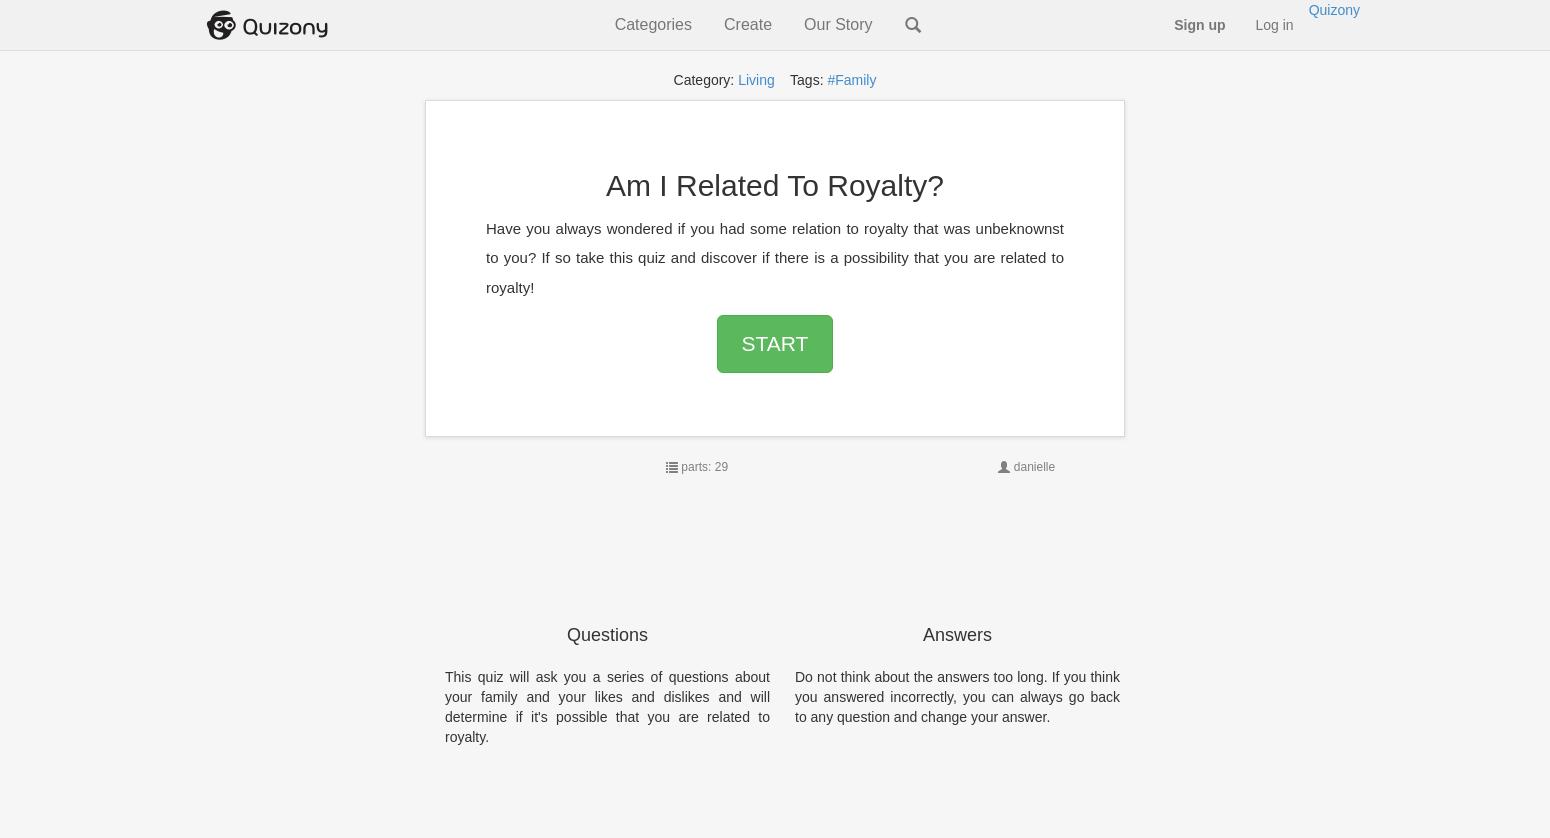  Describe the element at coordinates (607, 706) in the screenshot. I see `'This quiz will ask you a series of questions about your family and your likes and dislikes and will determine if it's possible that you are related to royalty.'` at that location.